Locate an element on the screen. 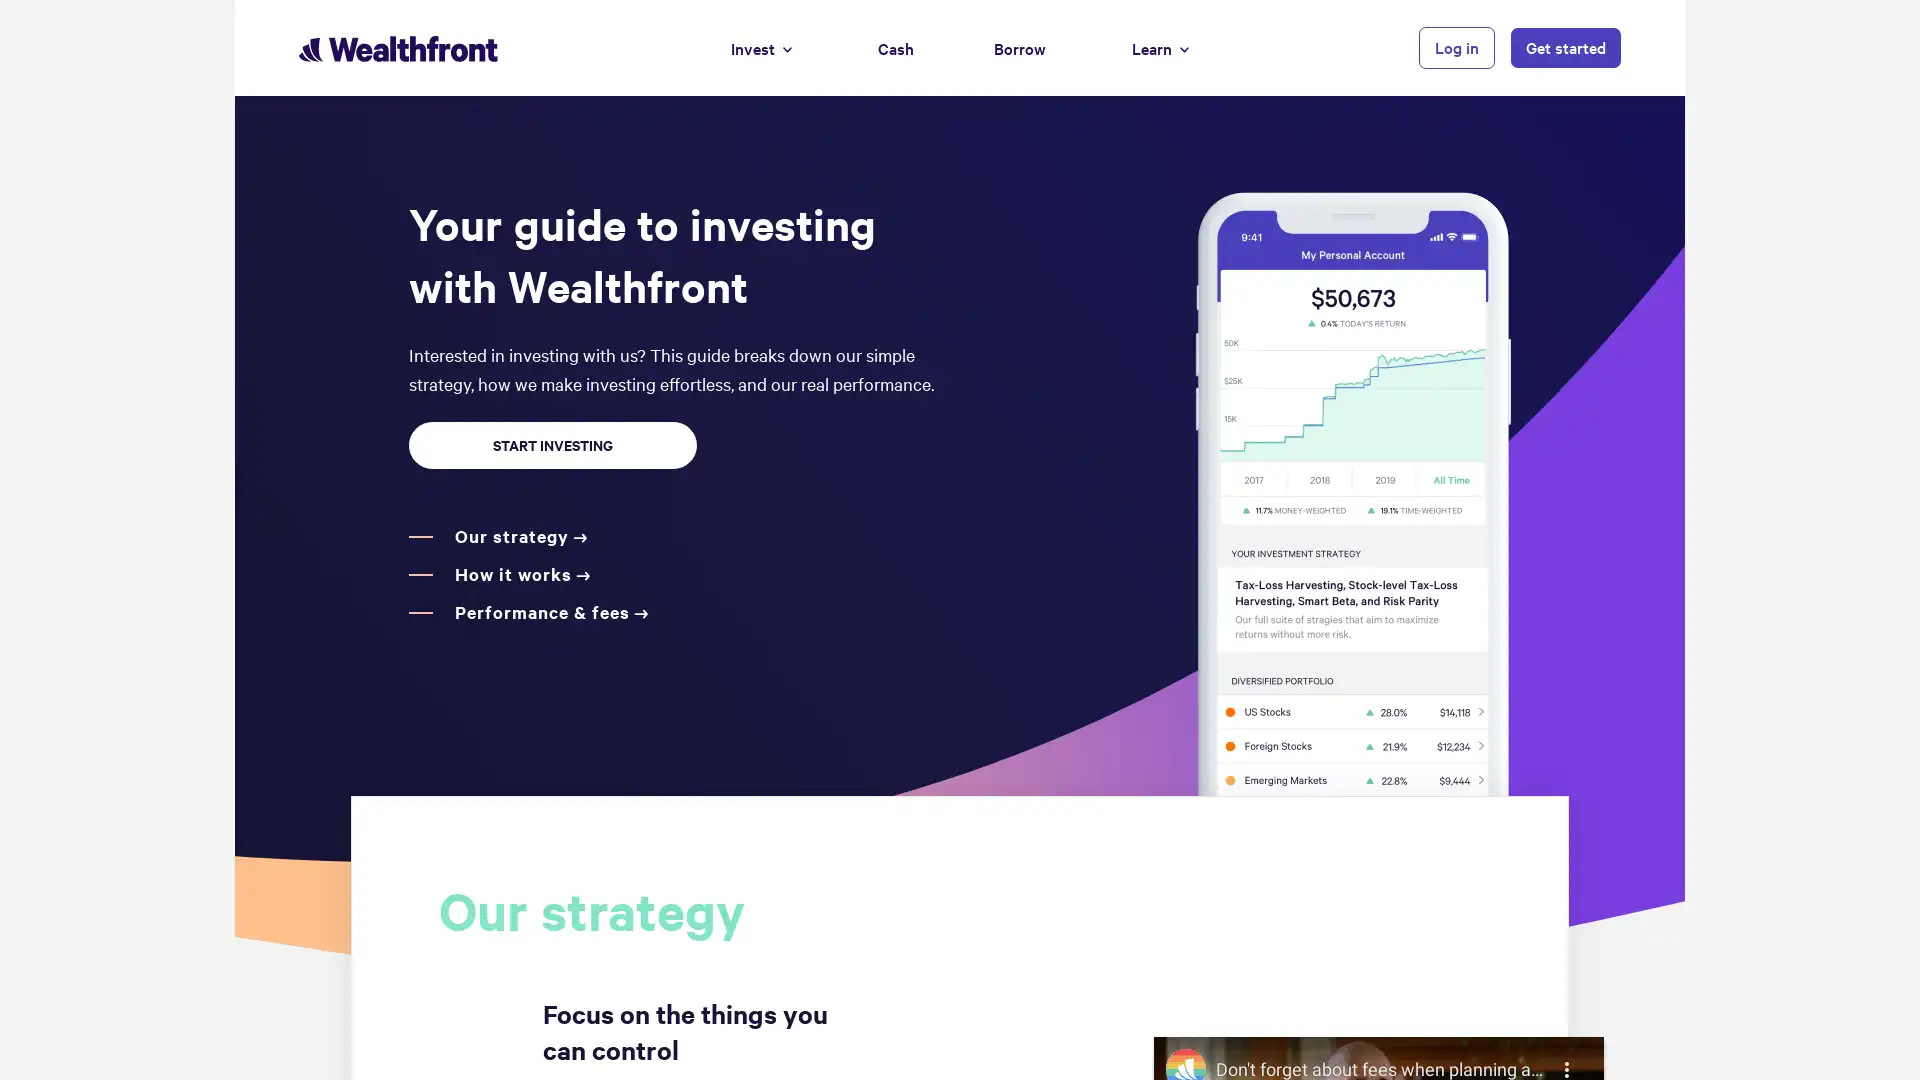  Invest is located at coordinates (760, 46).